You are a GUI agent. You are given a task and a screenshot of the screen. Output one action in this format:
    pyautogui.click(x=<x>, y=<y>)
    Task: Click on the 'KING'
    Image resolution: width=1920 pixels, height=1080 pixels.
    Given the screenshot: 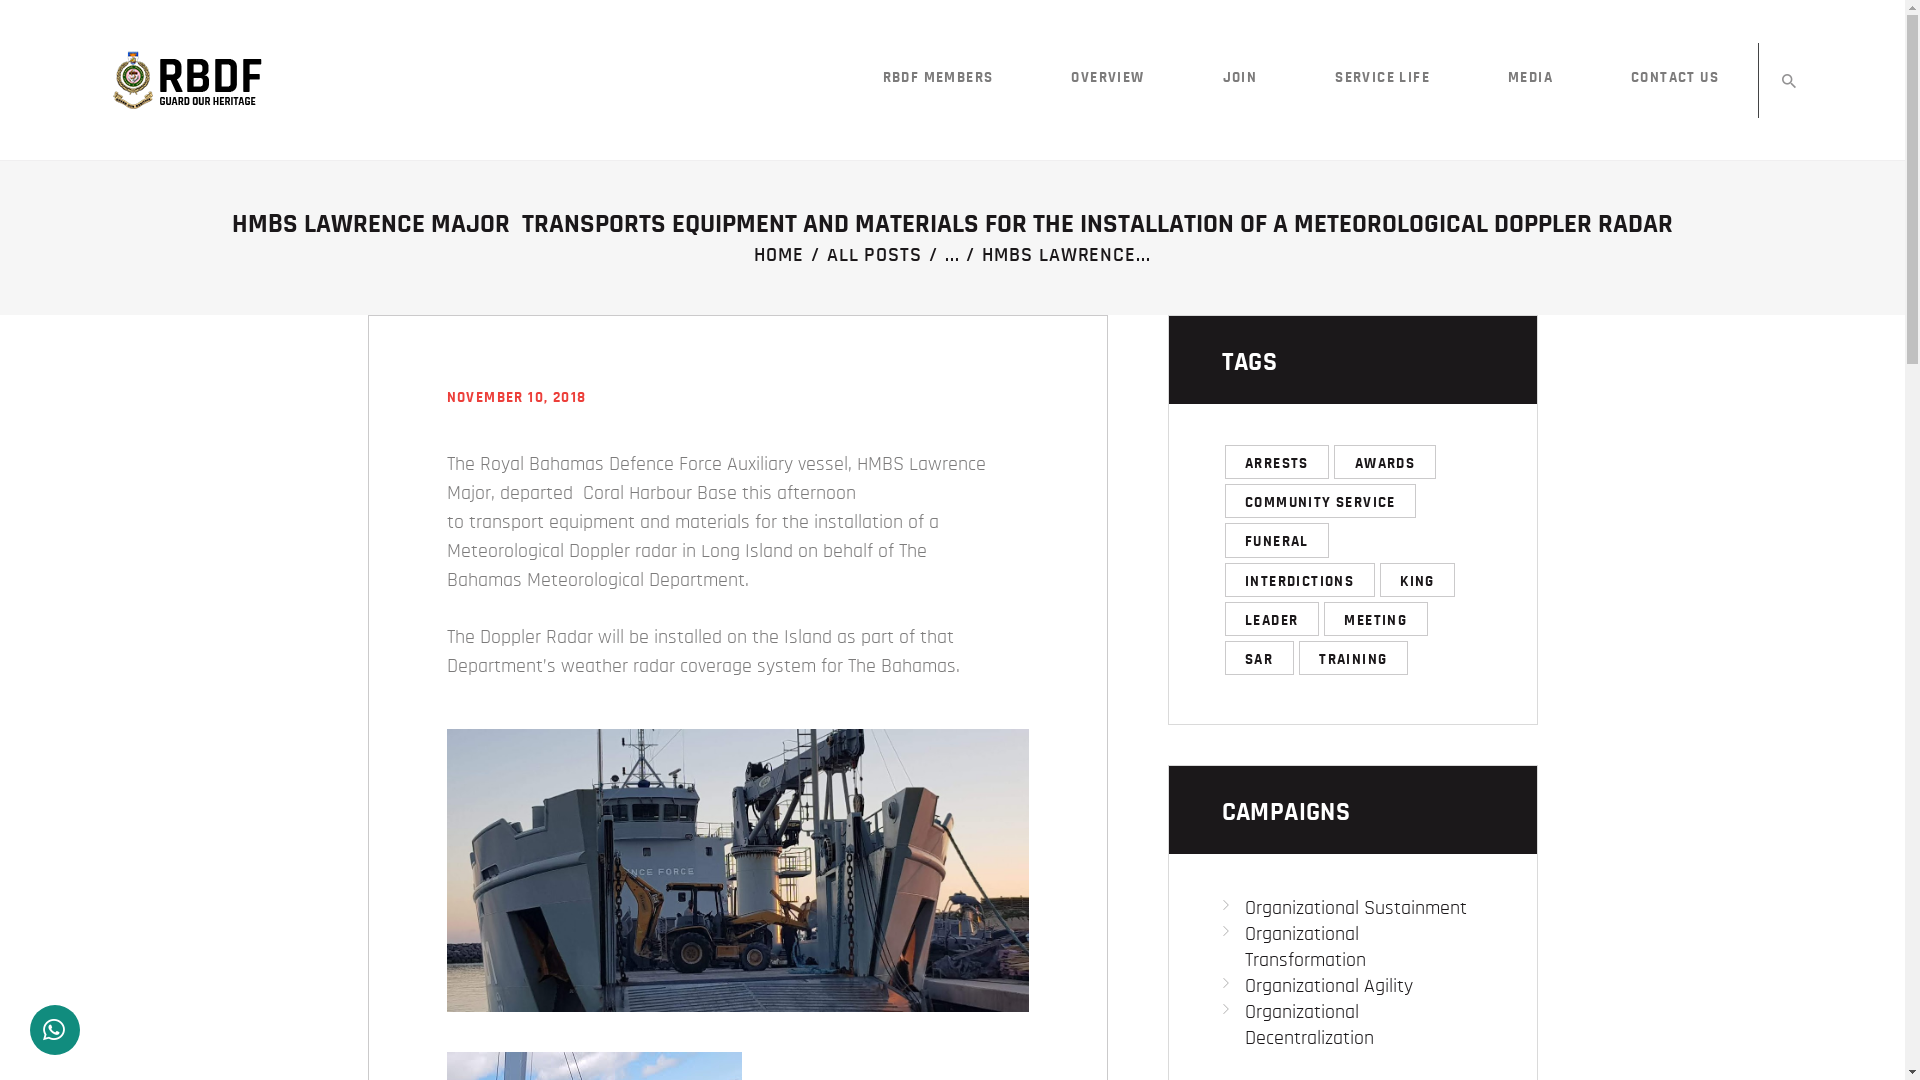 What is the action you would take?
    pyautogui.click(x=1379, y=579)
    